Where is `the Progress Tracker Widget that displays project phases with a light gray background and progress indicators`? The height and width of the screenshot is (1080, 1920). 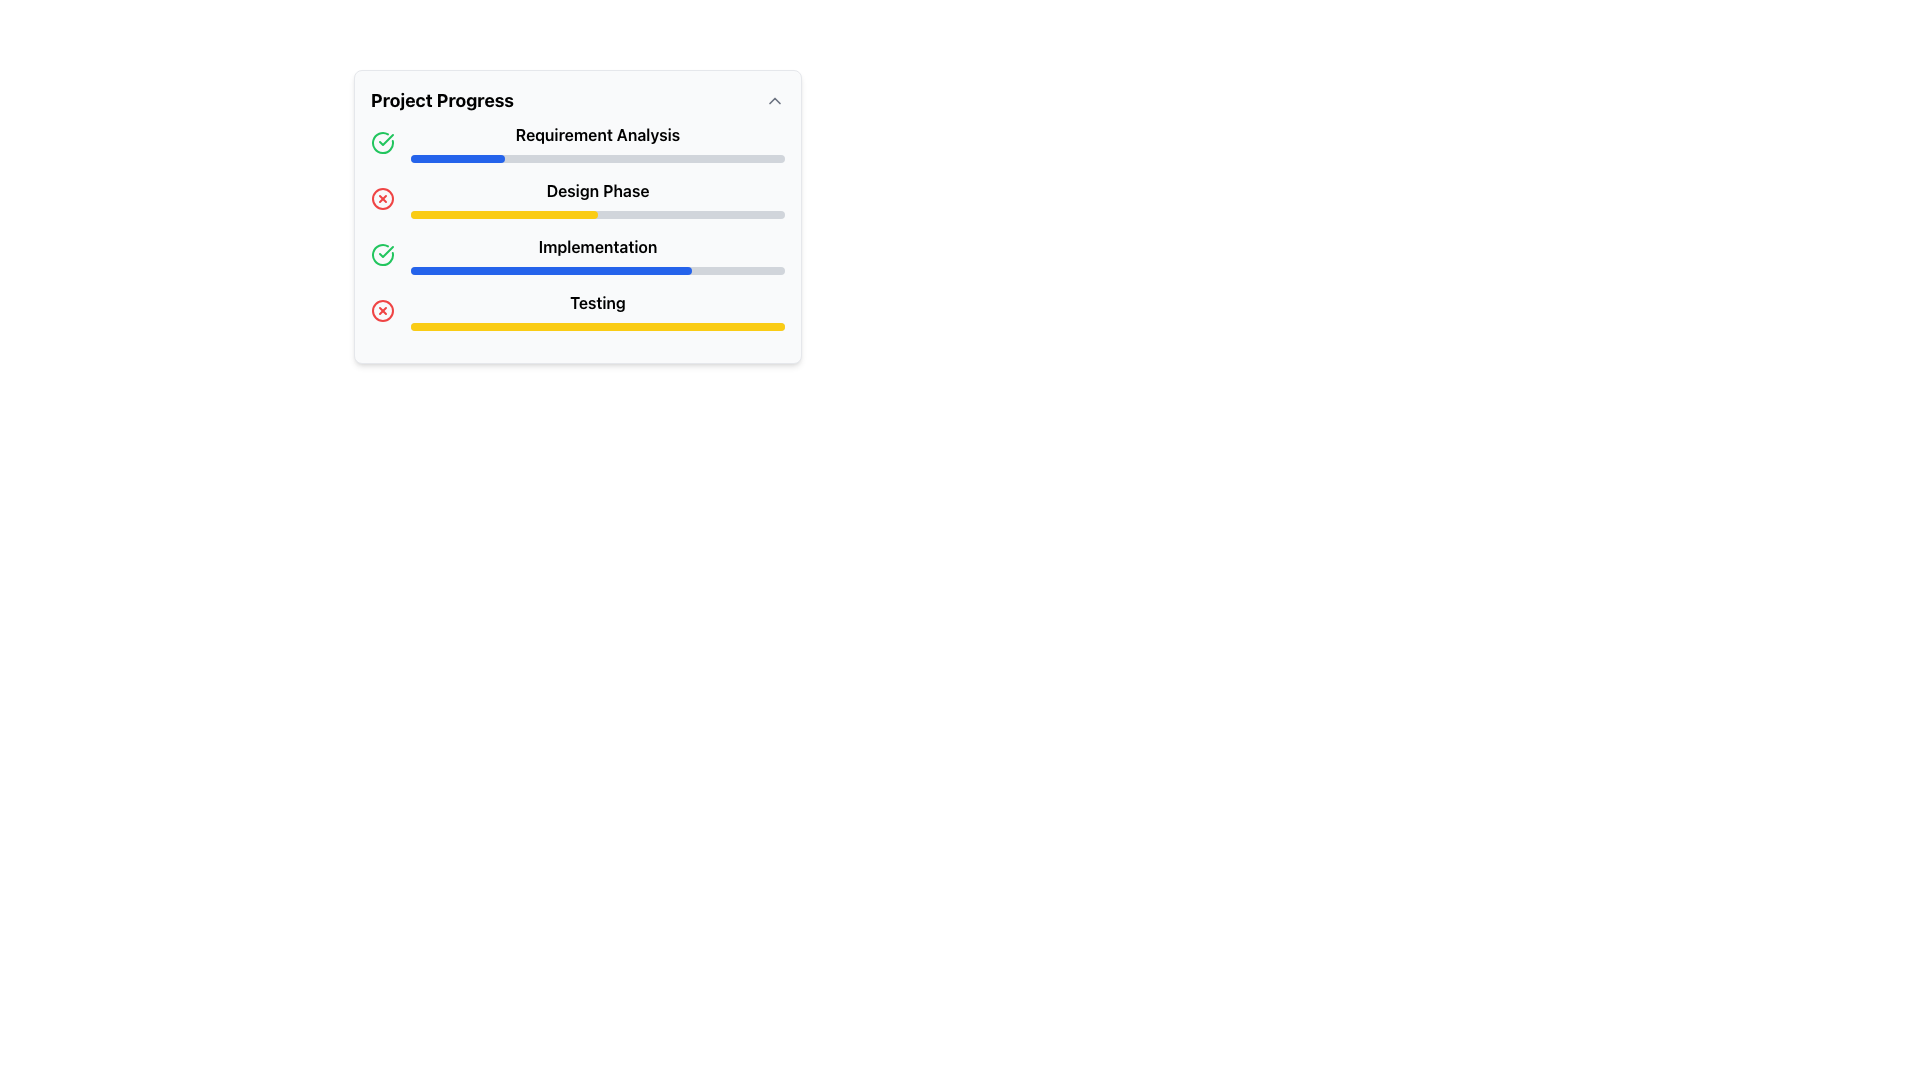 the Progress Tracker Widget that displays project phases with a light gray background and progress indicators is located at coordinates (576, 216).